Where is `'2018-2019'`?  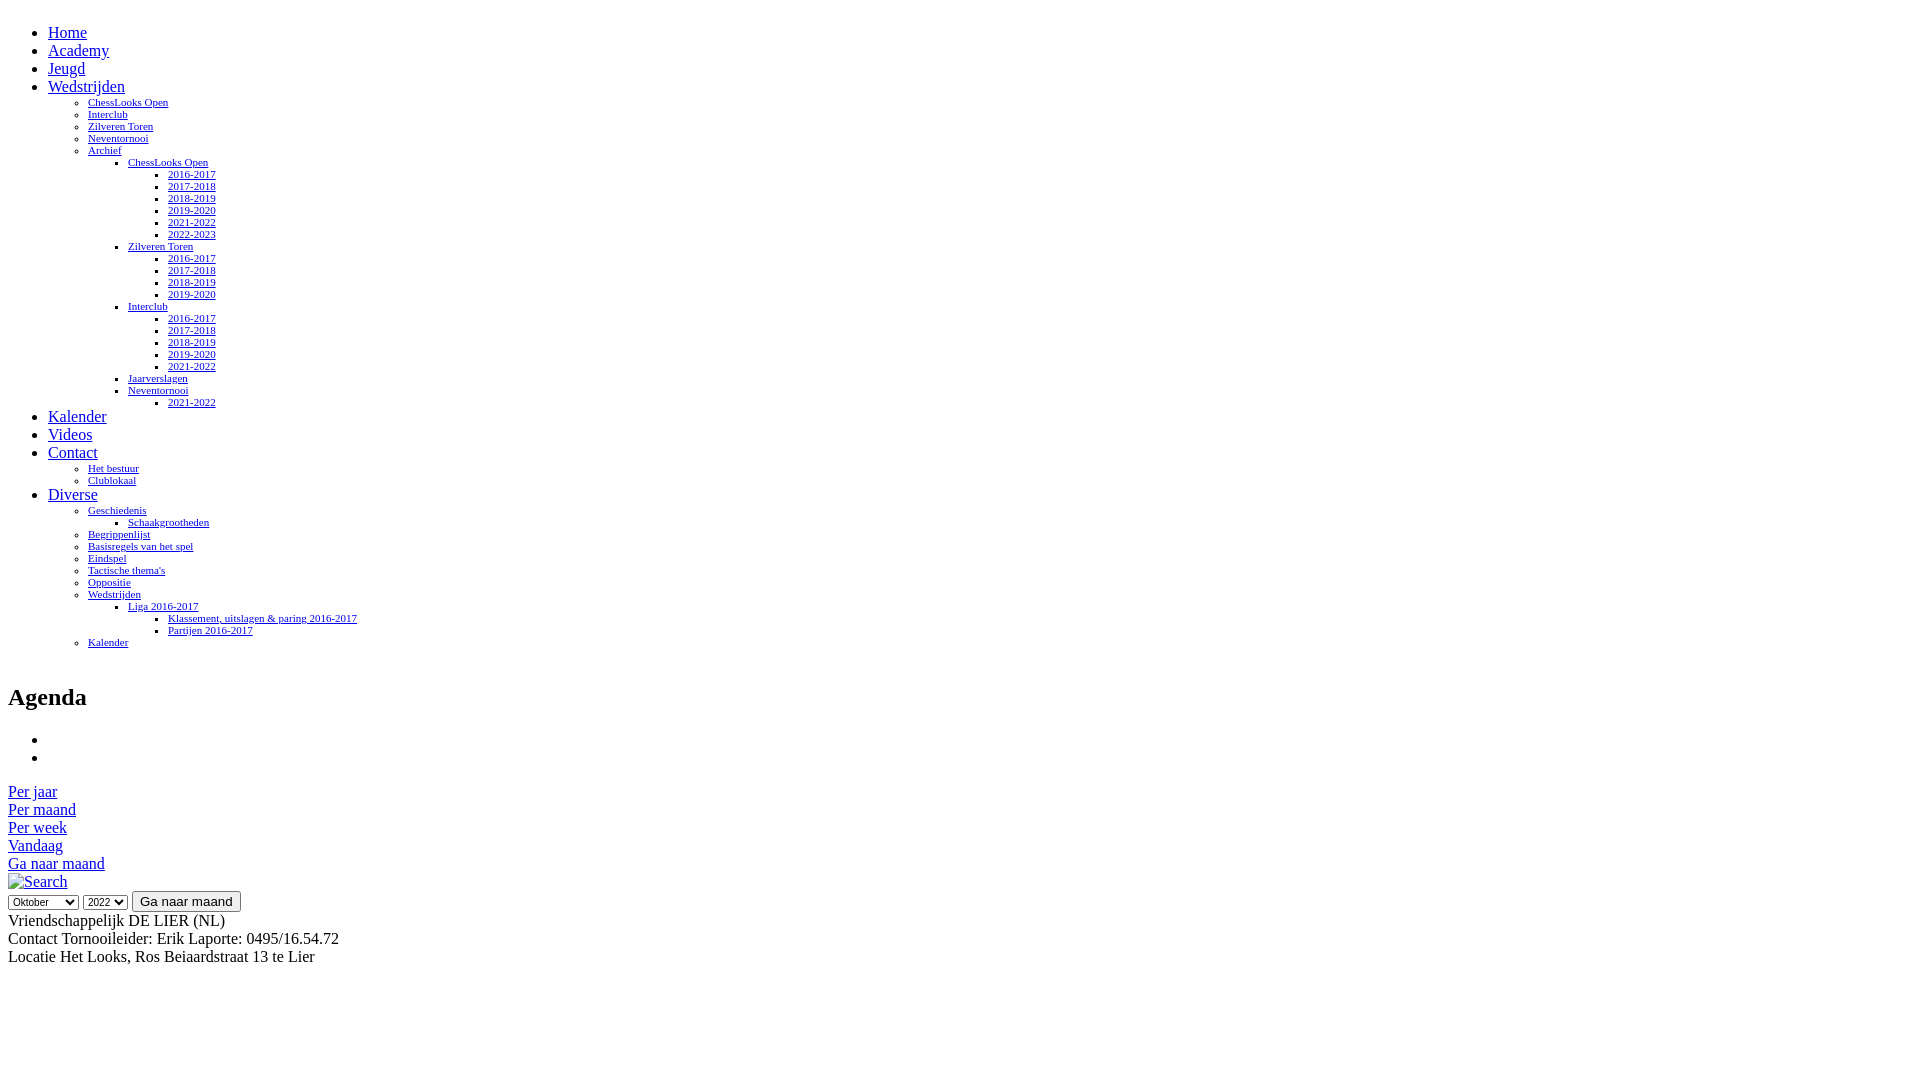
'2018-2019' is located at coordinates (168, 281).